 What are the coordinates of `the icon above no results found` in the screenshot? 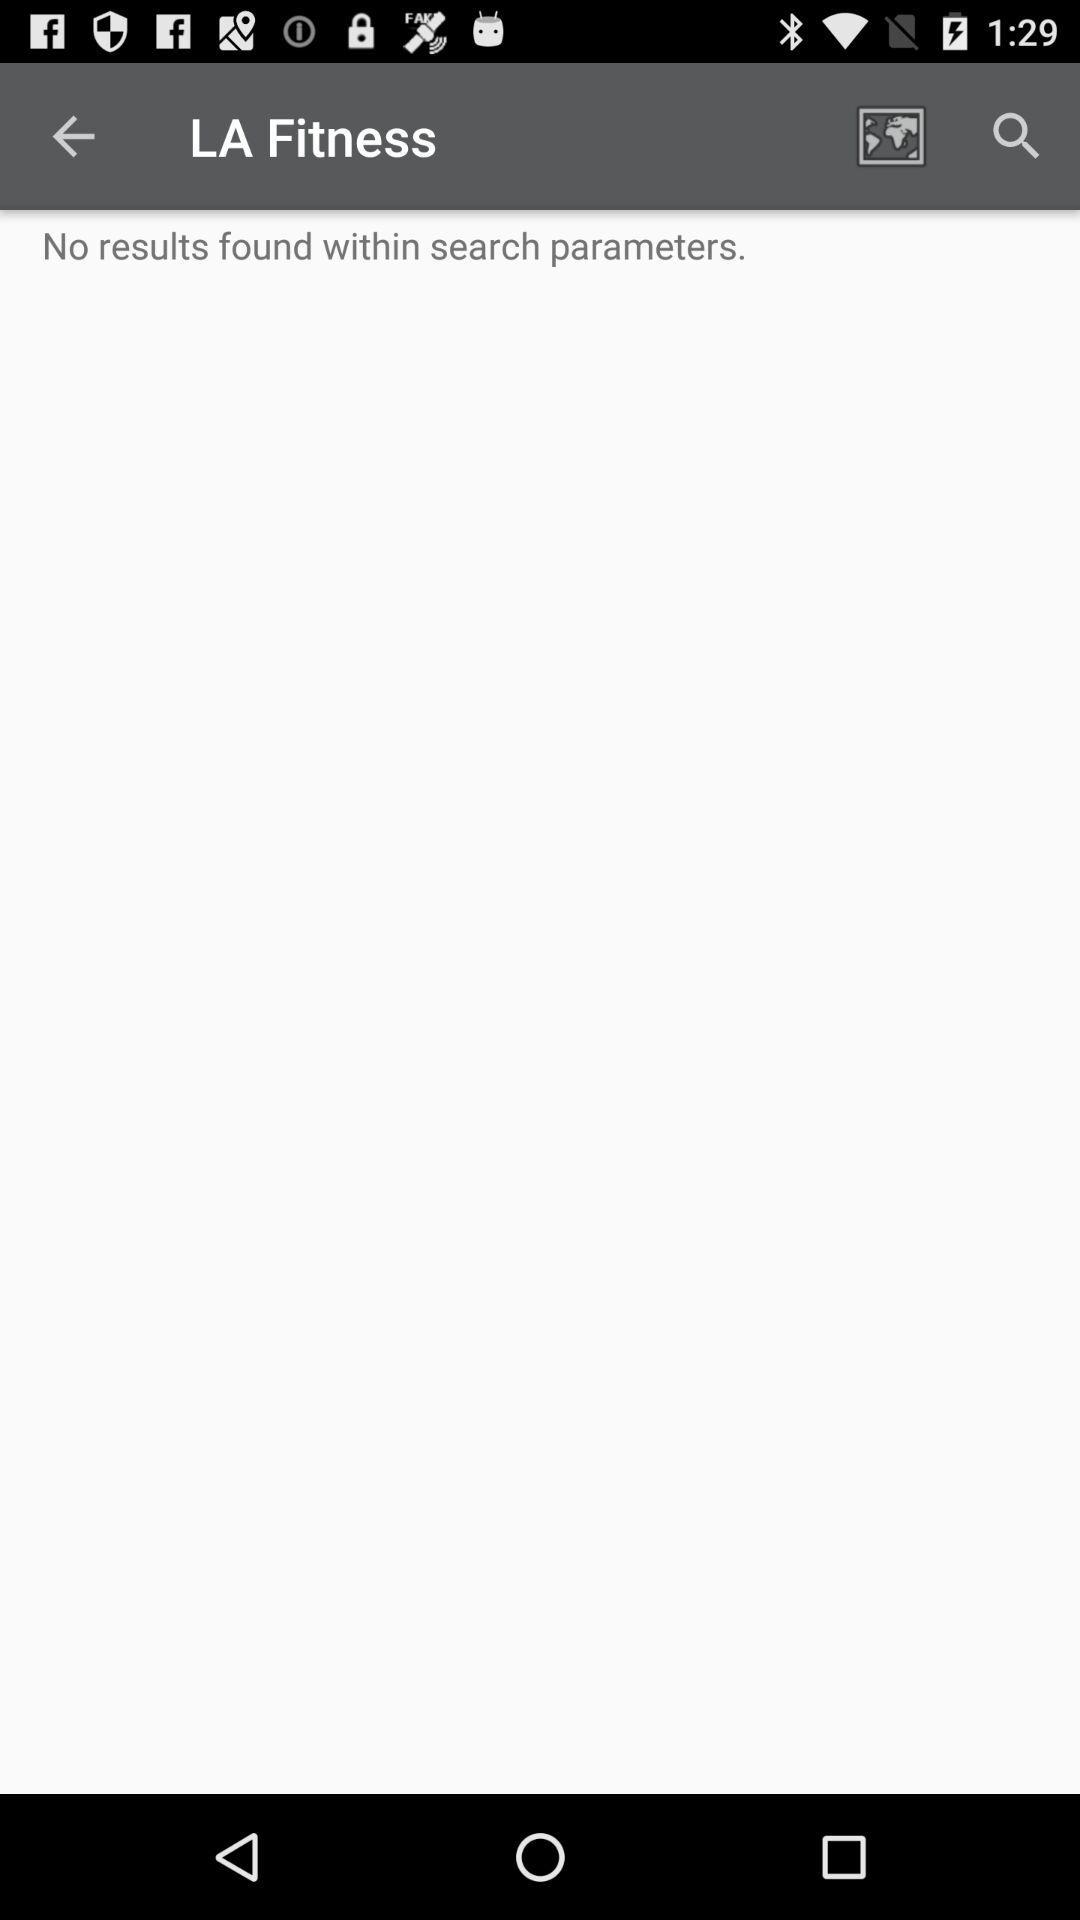 It's located at (72, 135).